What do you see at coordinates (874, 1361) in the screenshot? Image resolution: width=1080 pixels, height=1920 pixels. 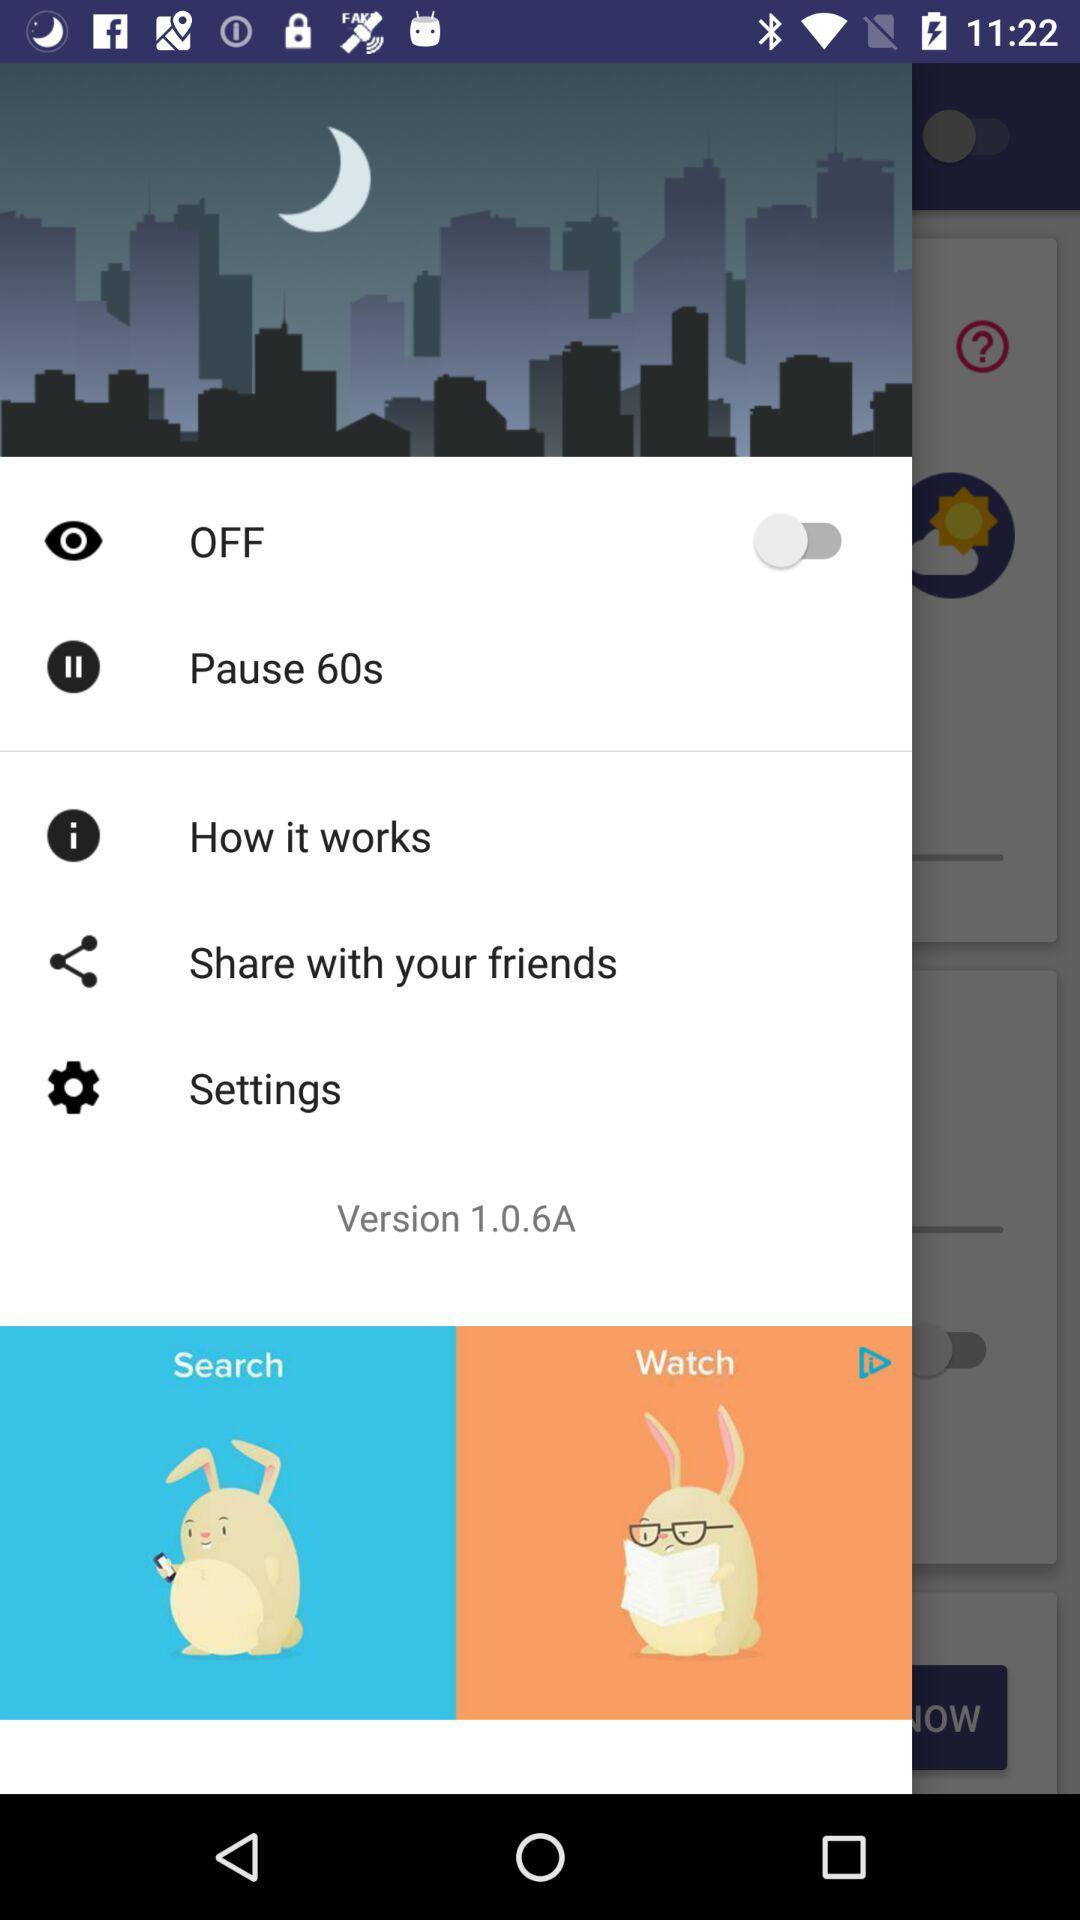 I see `icon page` at bounding box center [874, 1361].